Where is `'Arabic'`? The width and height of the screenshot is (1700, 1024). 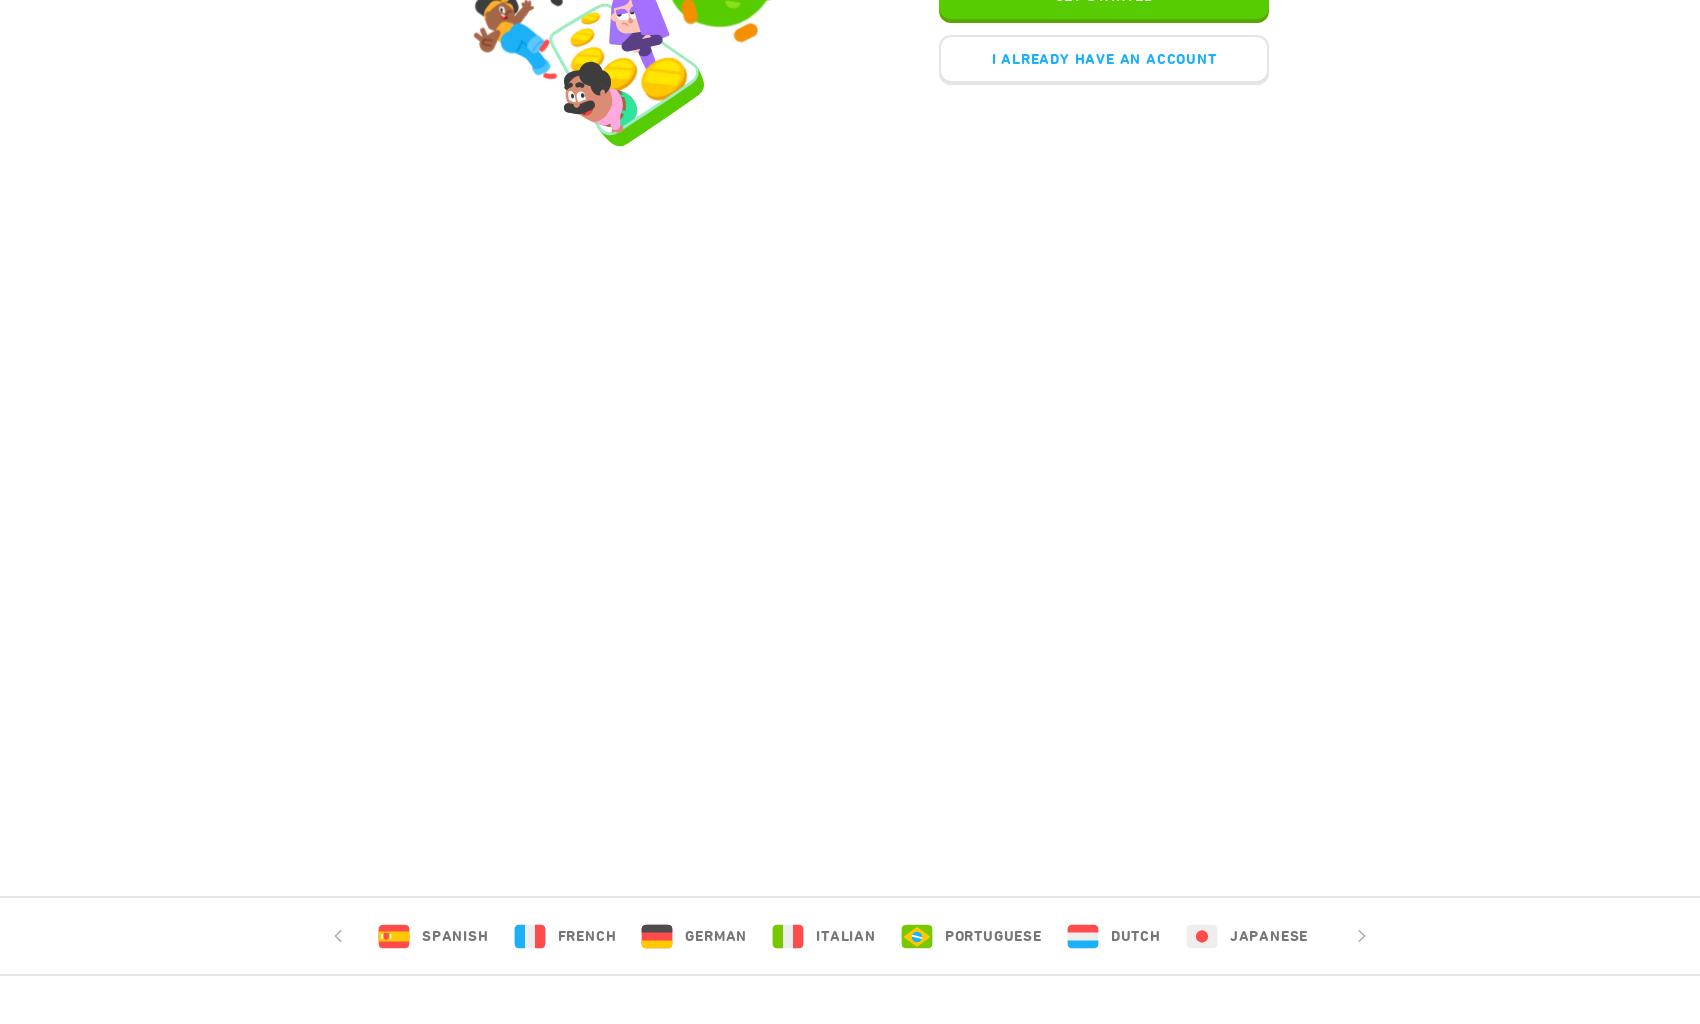
'Arabic' is located at coordinates (1404, 935).